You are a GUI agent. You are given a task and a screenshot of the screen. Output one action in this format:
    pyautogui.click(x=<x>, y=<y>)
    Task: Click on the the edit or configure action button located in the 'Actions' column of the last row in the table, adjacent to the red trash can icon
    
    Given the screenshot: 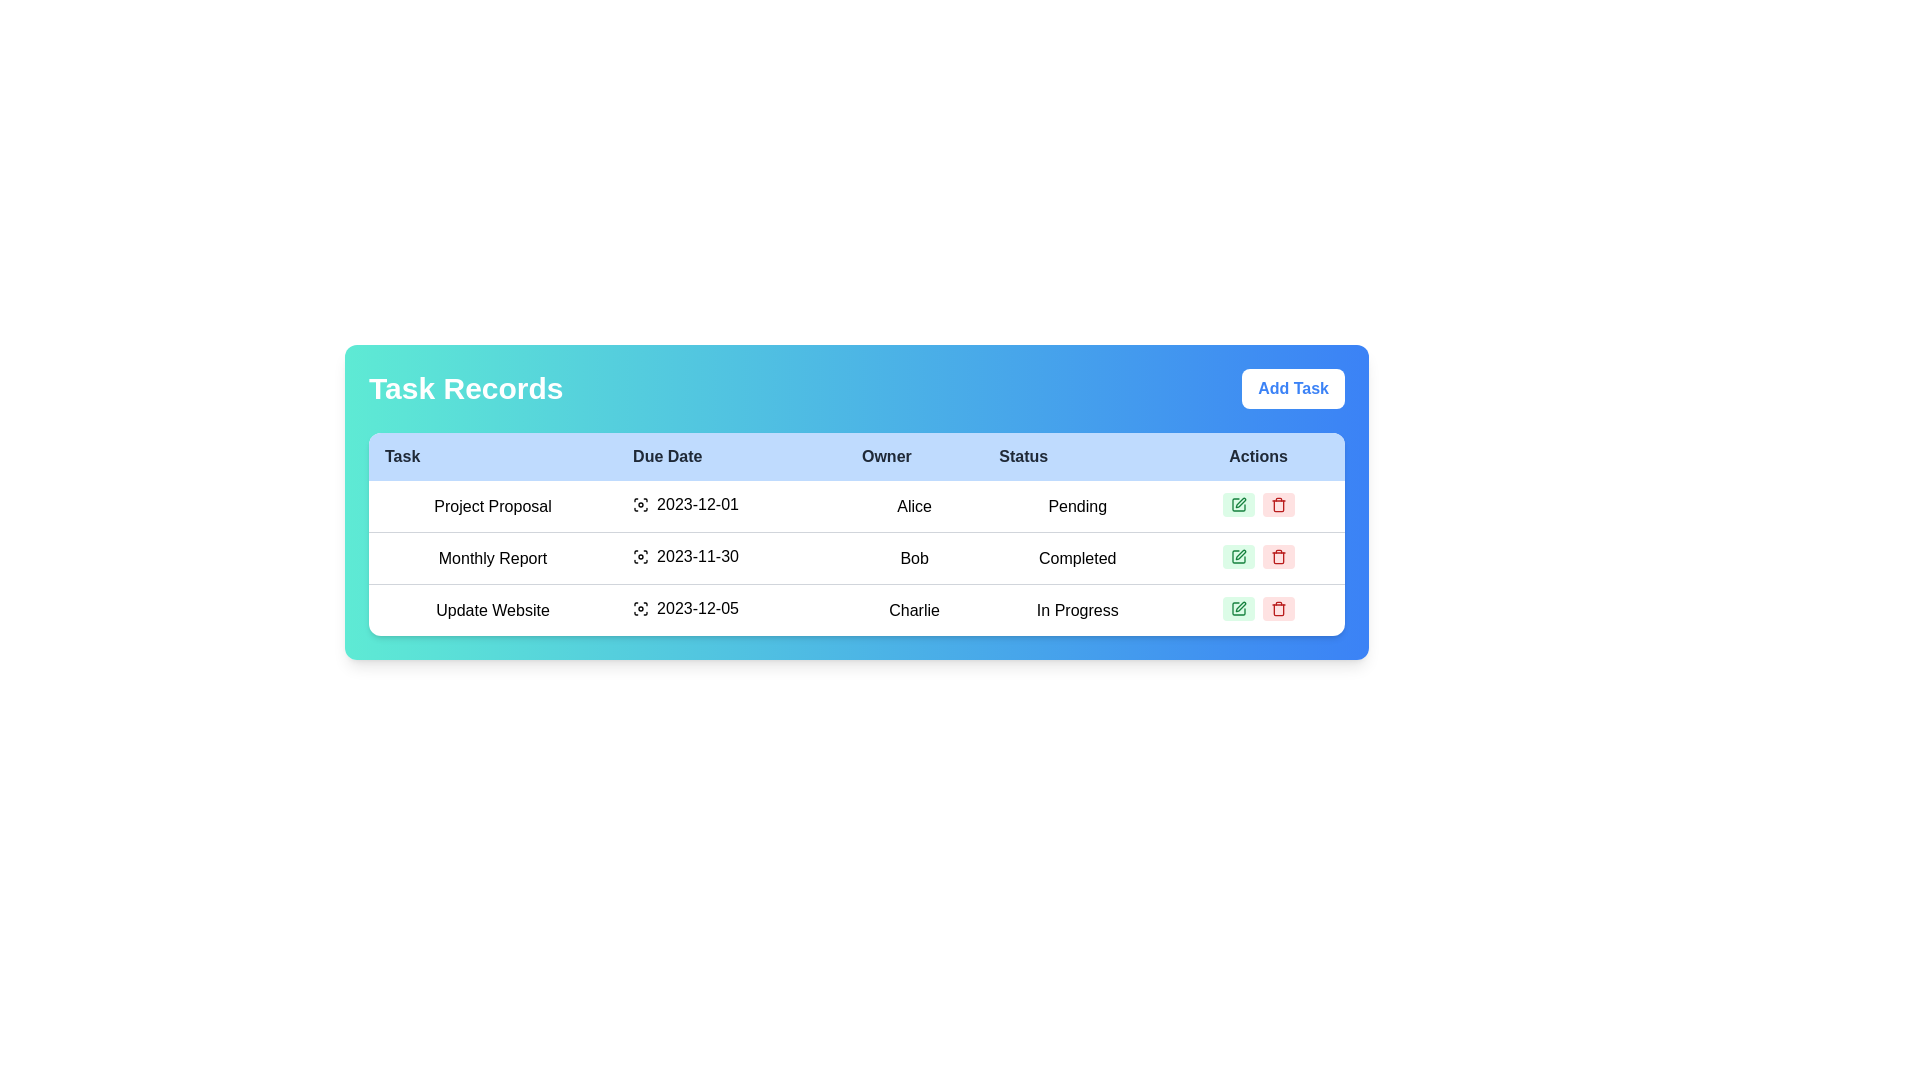 What is the action you would take?
    pyautogui.click(x=1237, y=608)
    